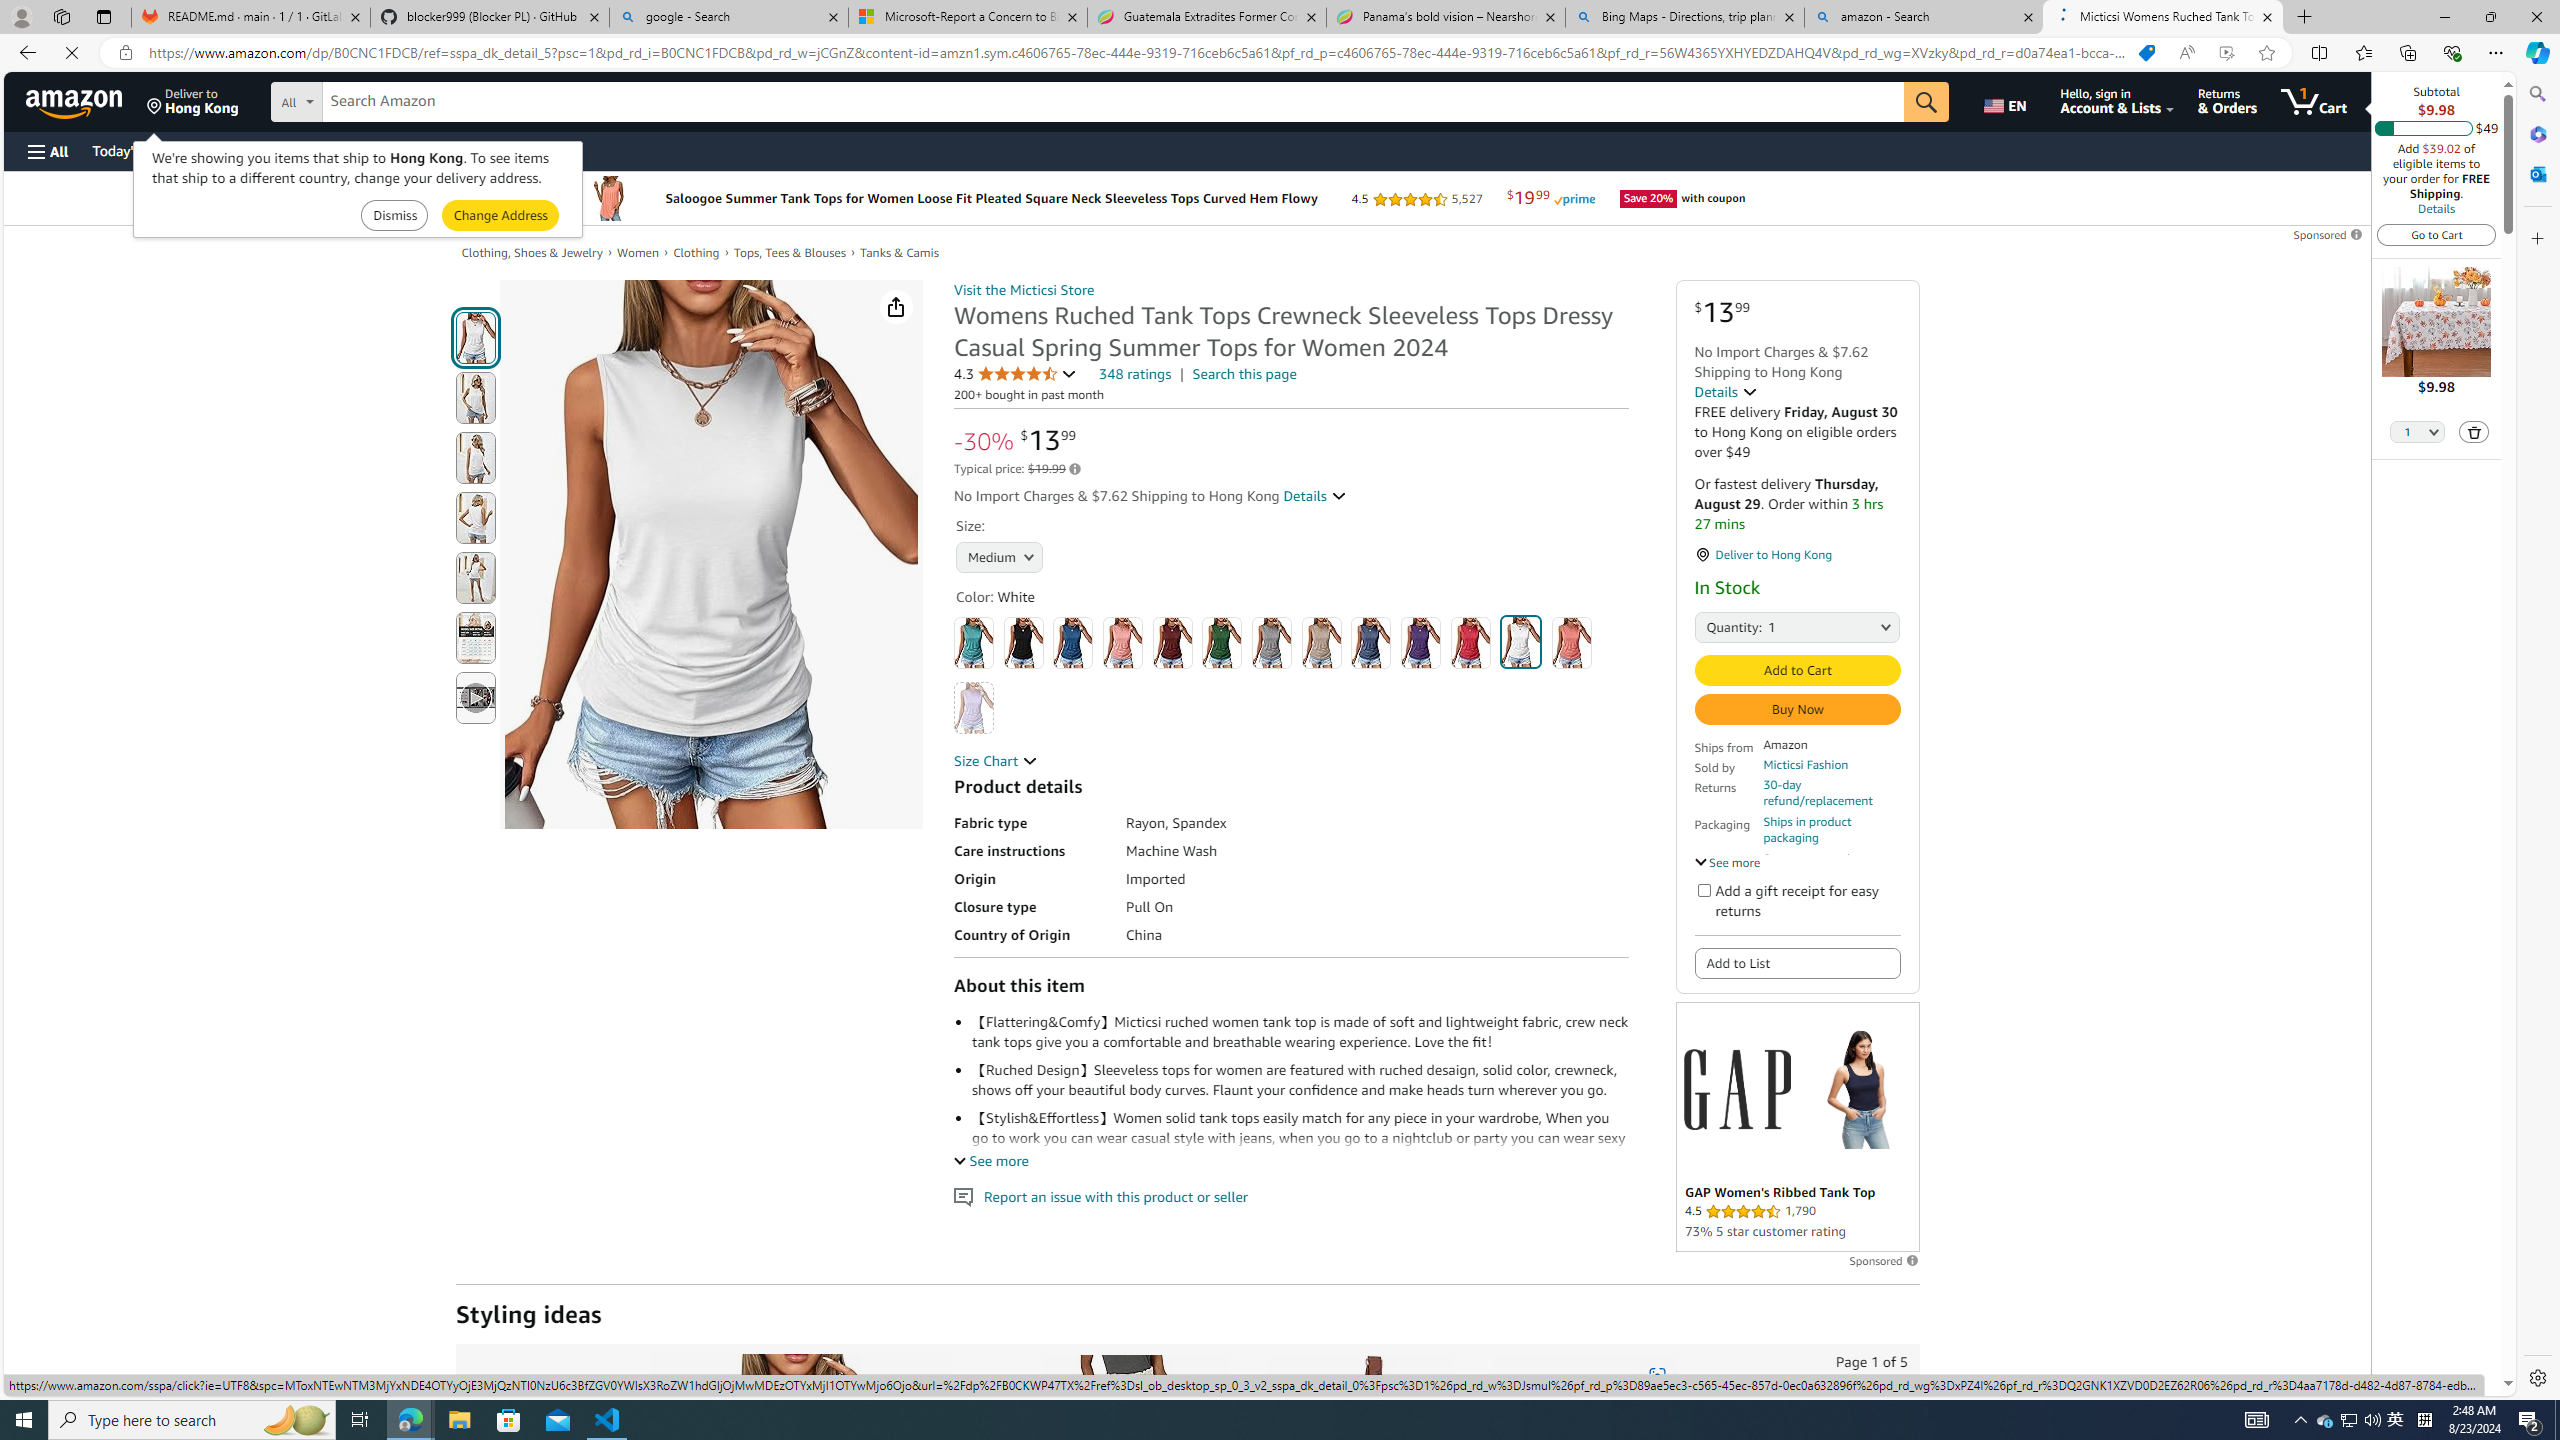 The width and height of the screenshot is (2560, 1440). I want to click on 'Search Amazon', so click(1112, 102).